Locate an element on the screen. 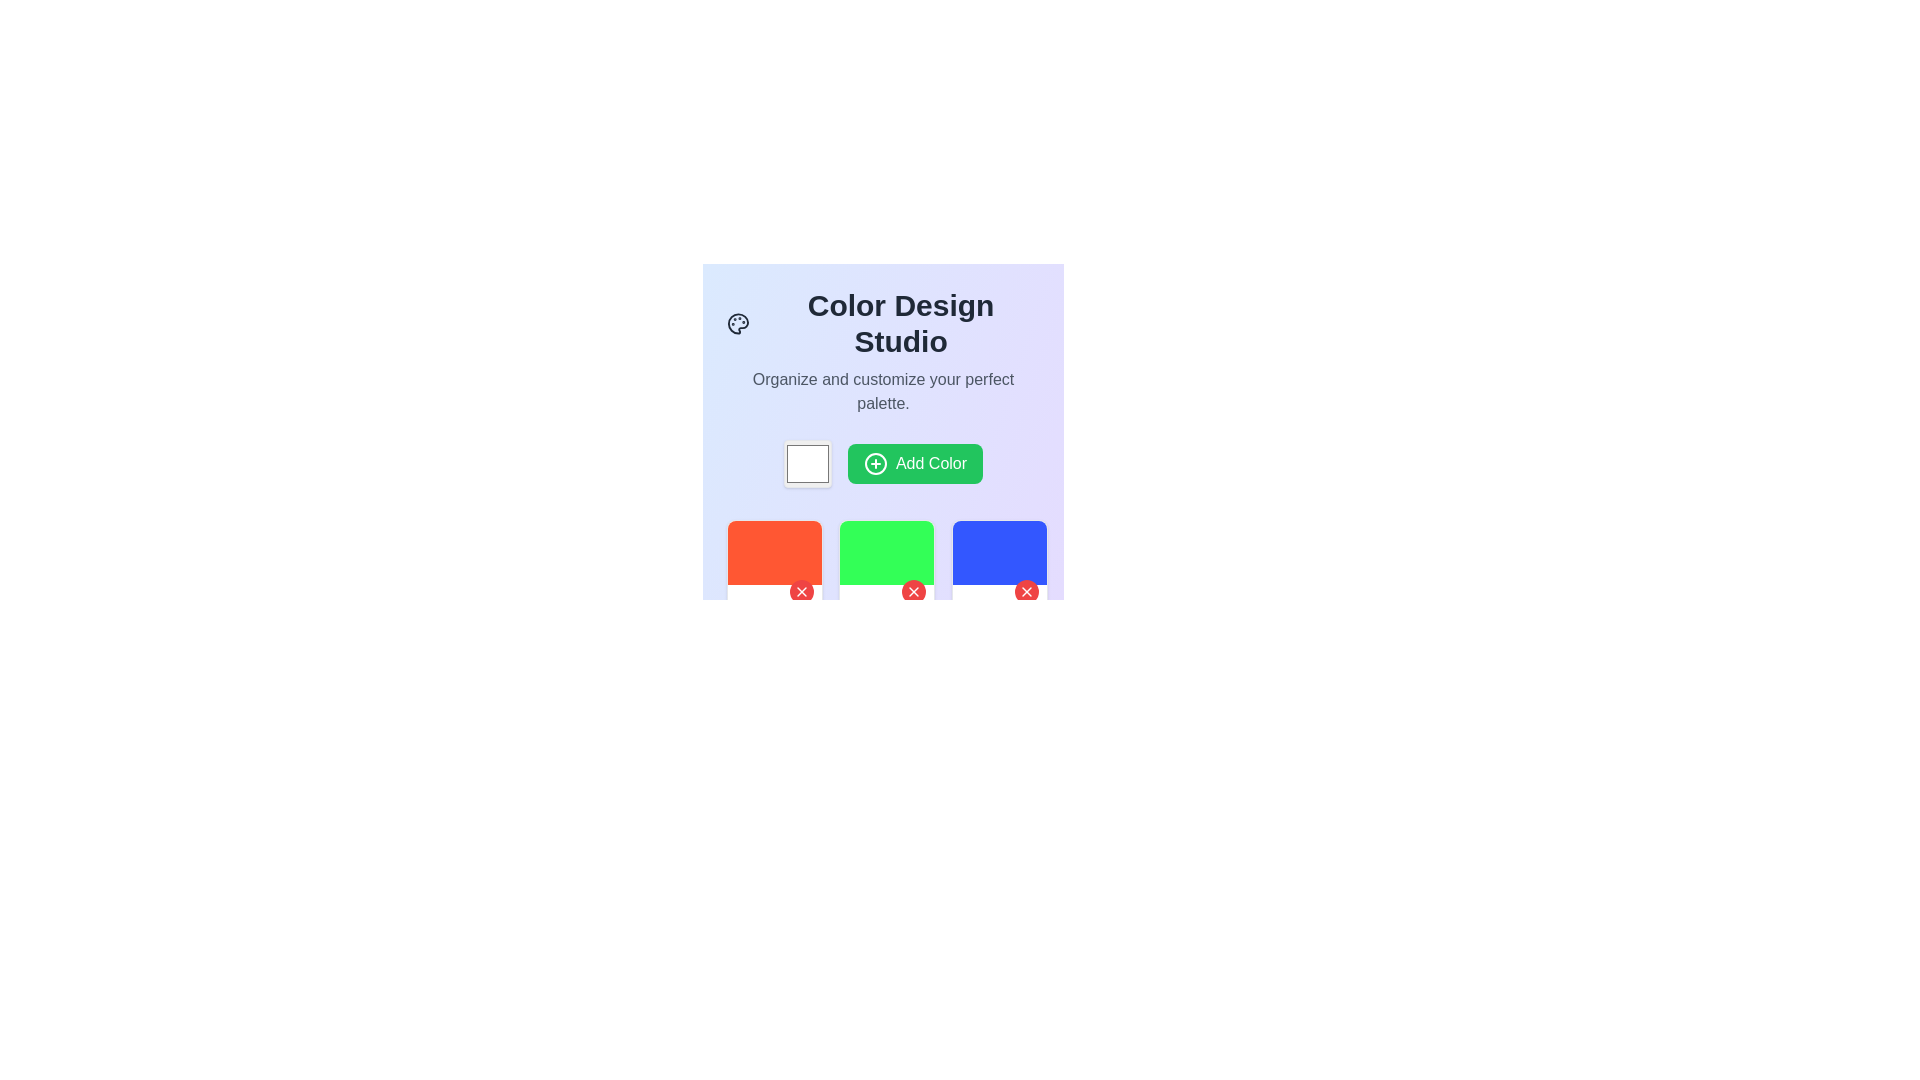  the delete button located at the bottom-right corner of the blue card to observe the hover effect is located at coordinates (1026, 592).